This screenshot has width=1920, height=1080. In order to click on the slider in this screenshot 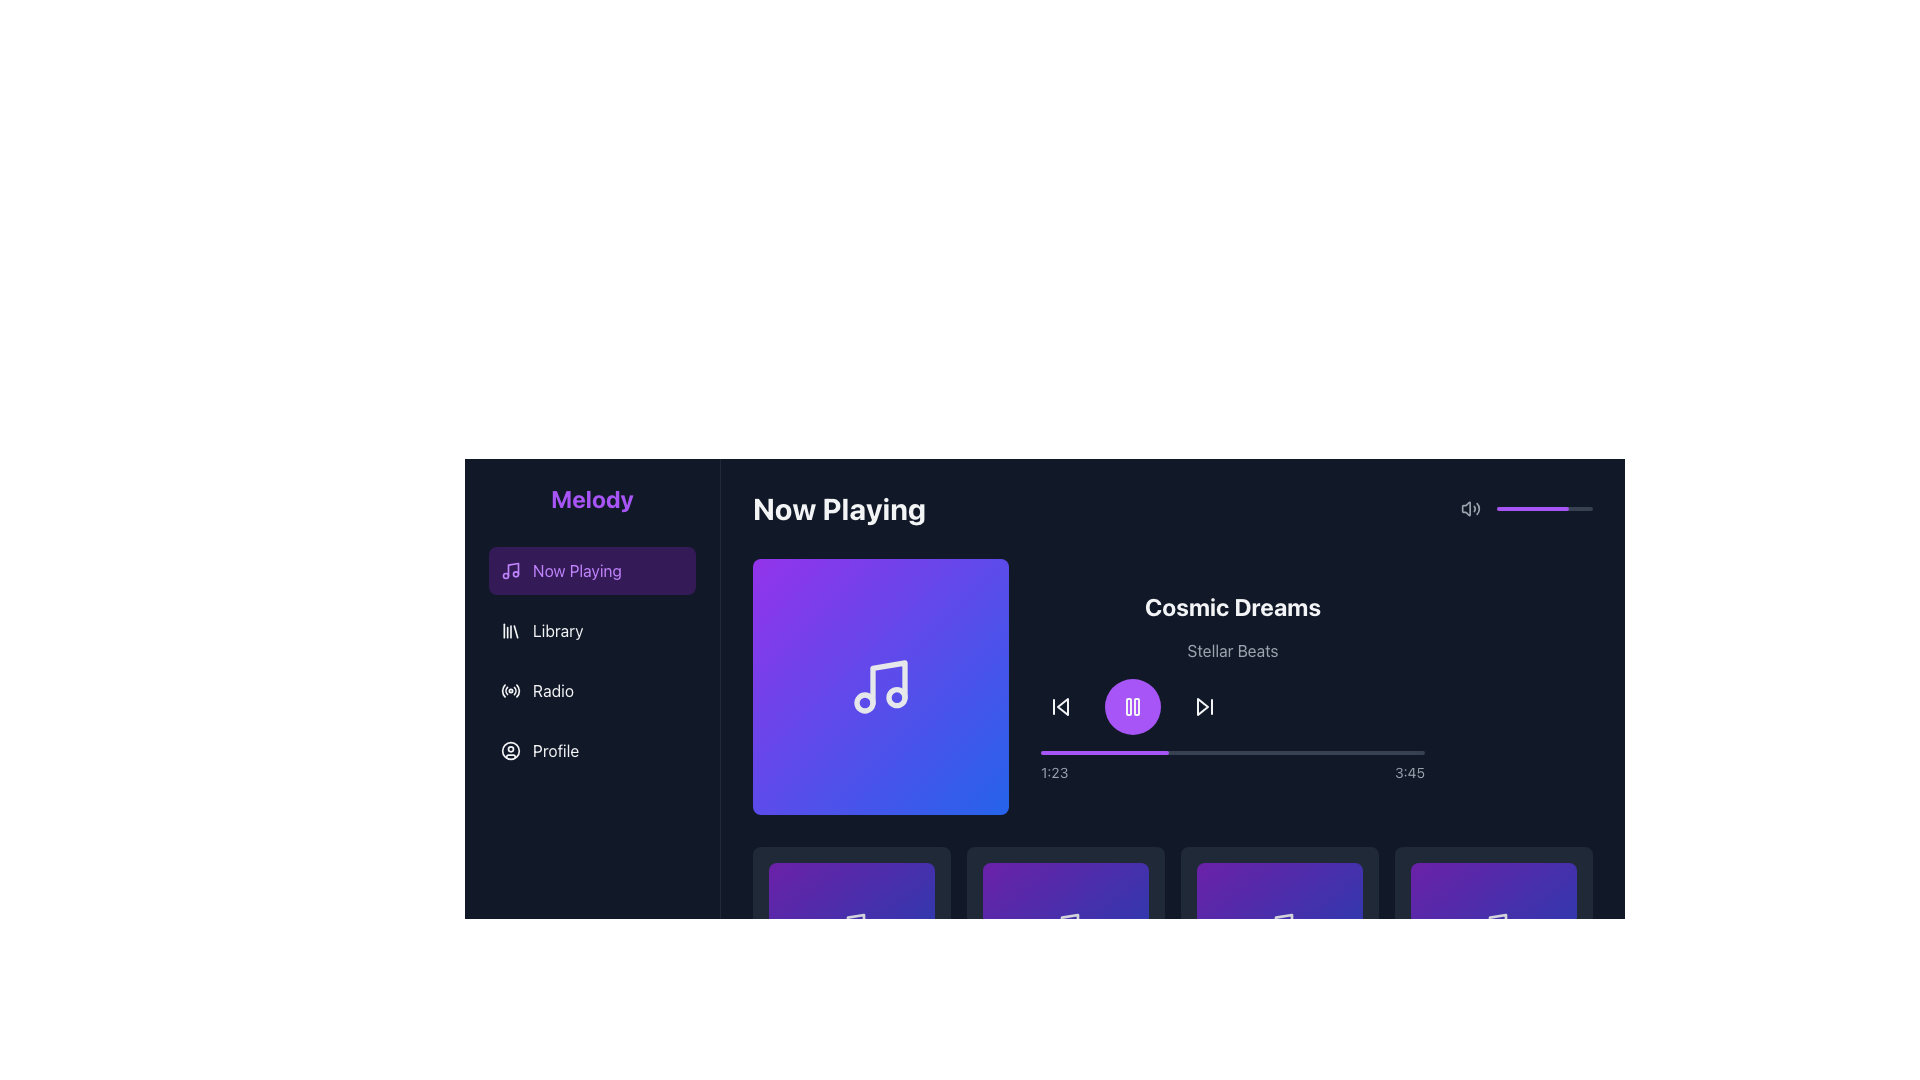, I will do `click(1513, 508)`.